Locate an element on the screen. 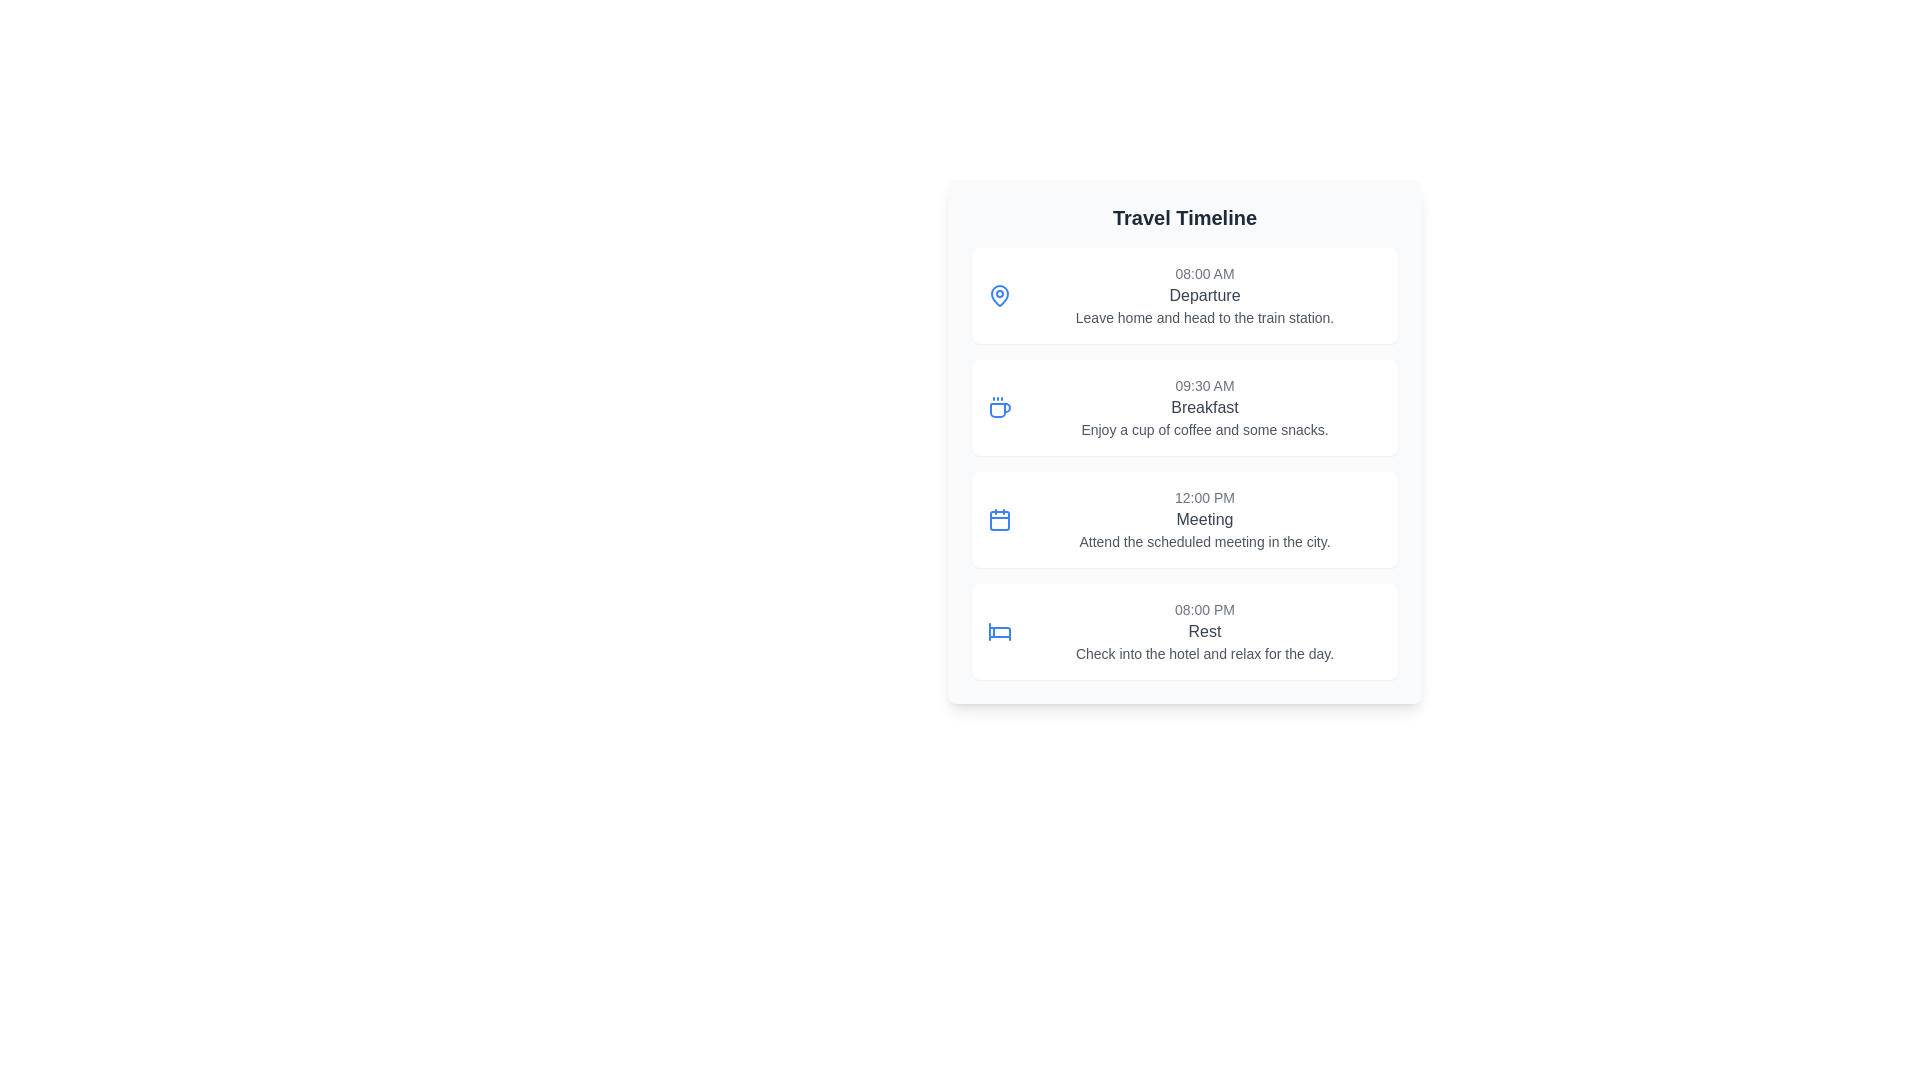 Image resolution: width=1920 pixels, height=1080 pixels. the text label displaying the word 'Breakfast' in gray color, which is located in the second timeline entry of the activity card is located at coordinates (1203, 407).